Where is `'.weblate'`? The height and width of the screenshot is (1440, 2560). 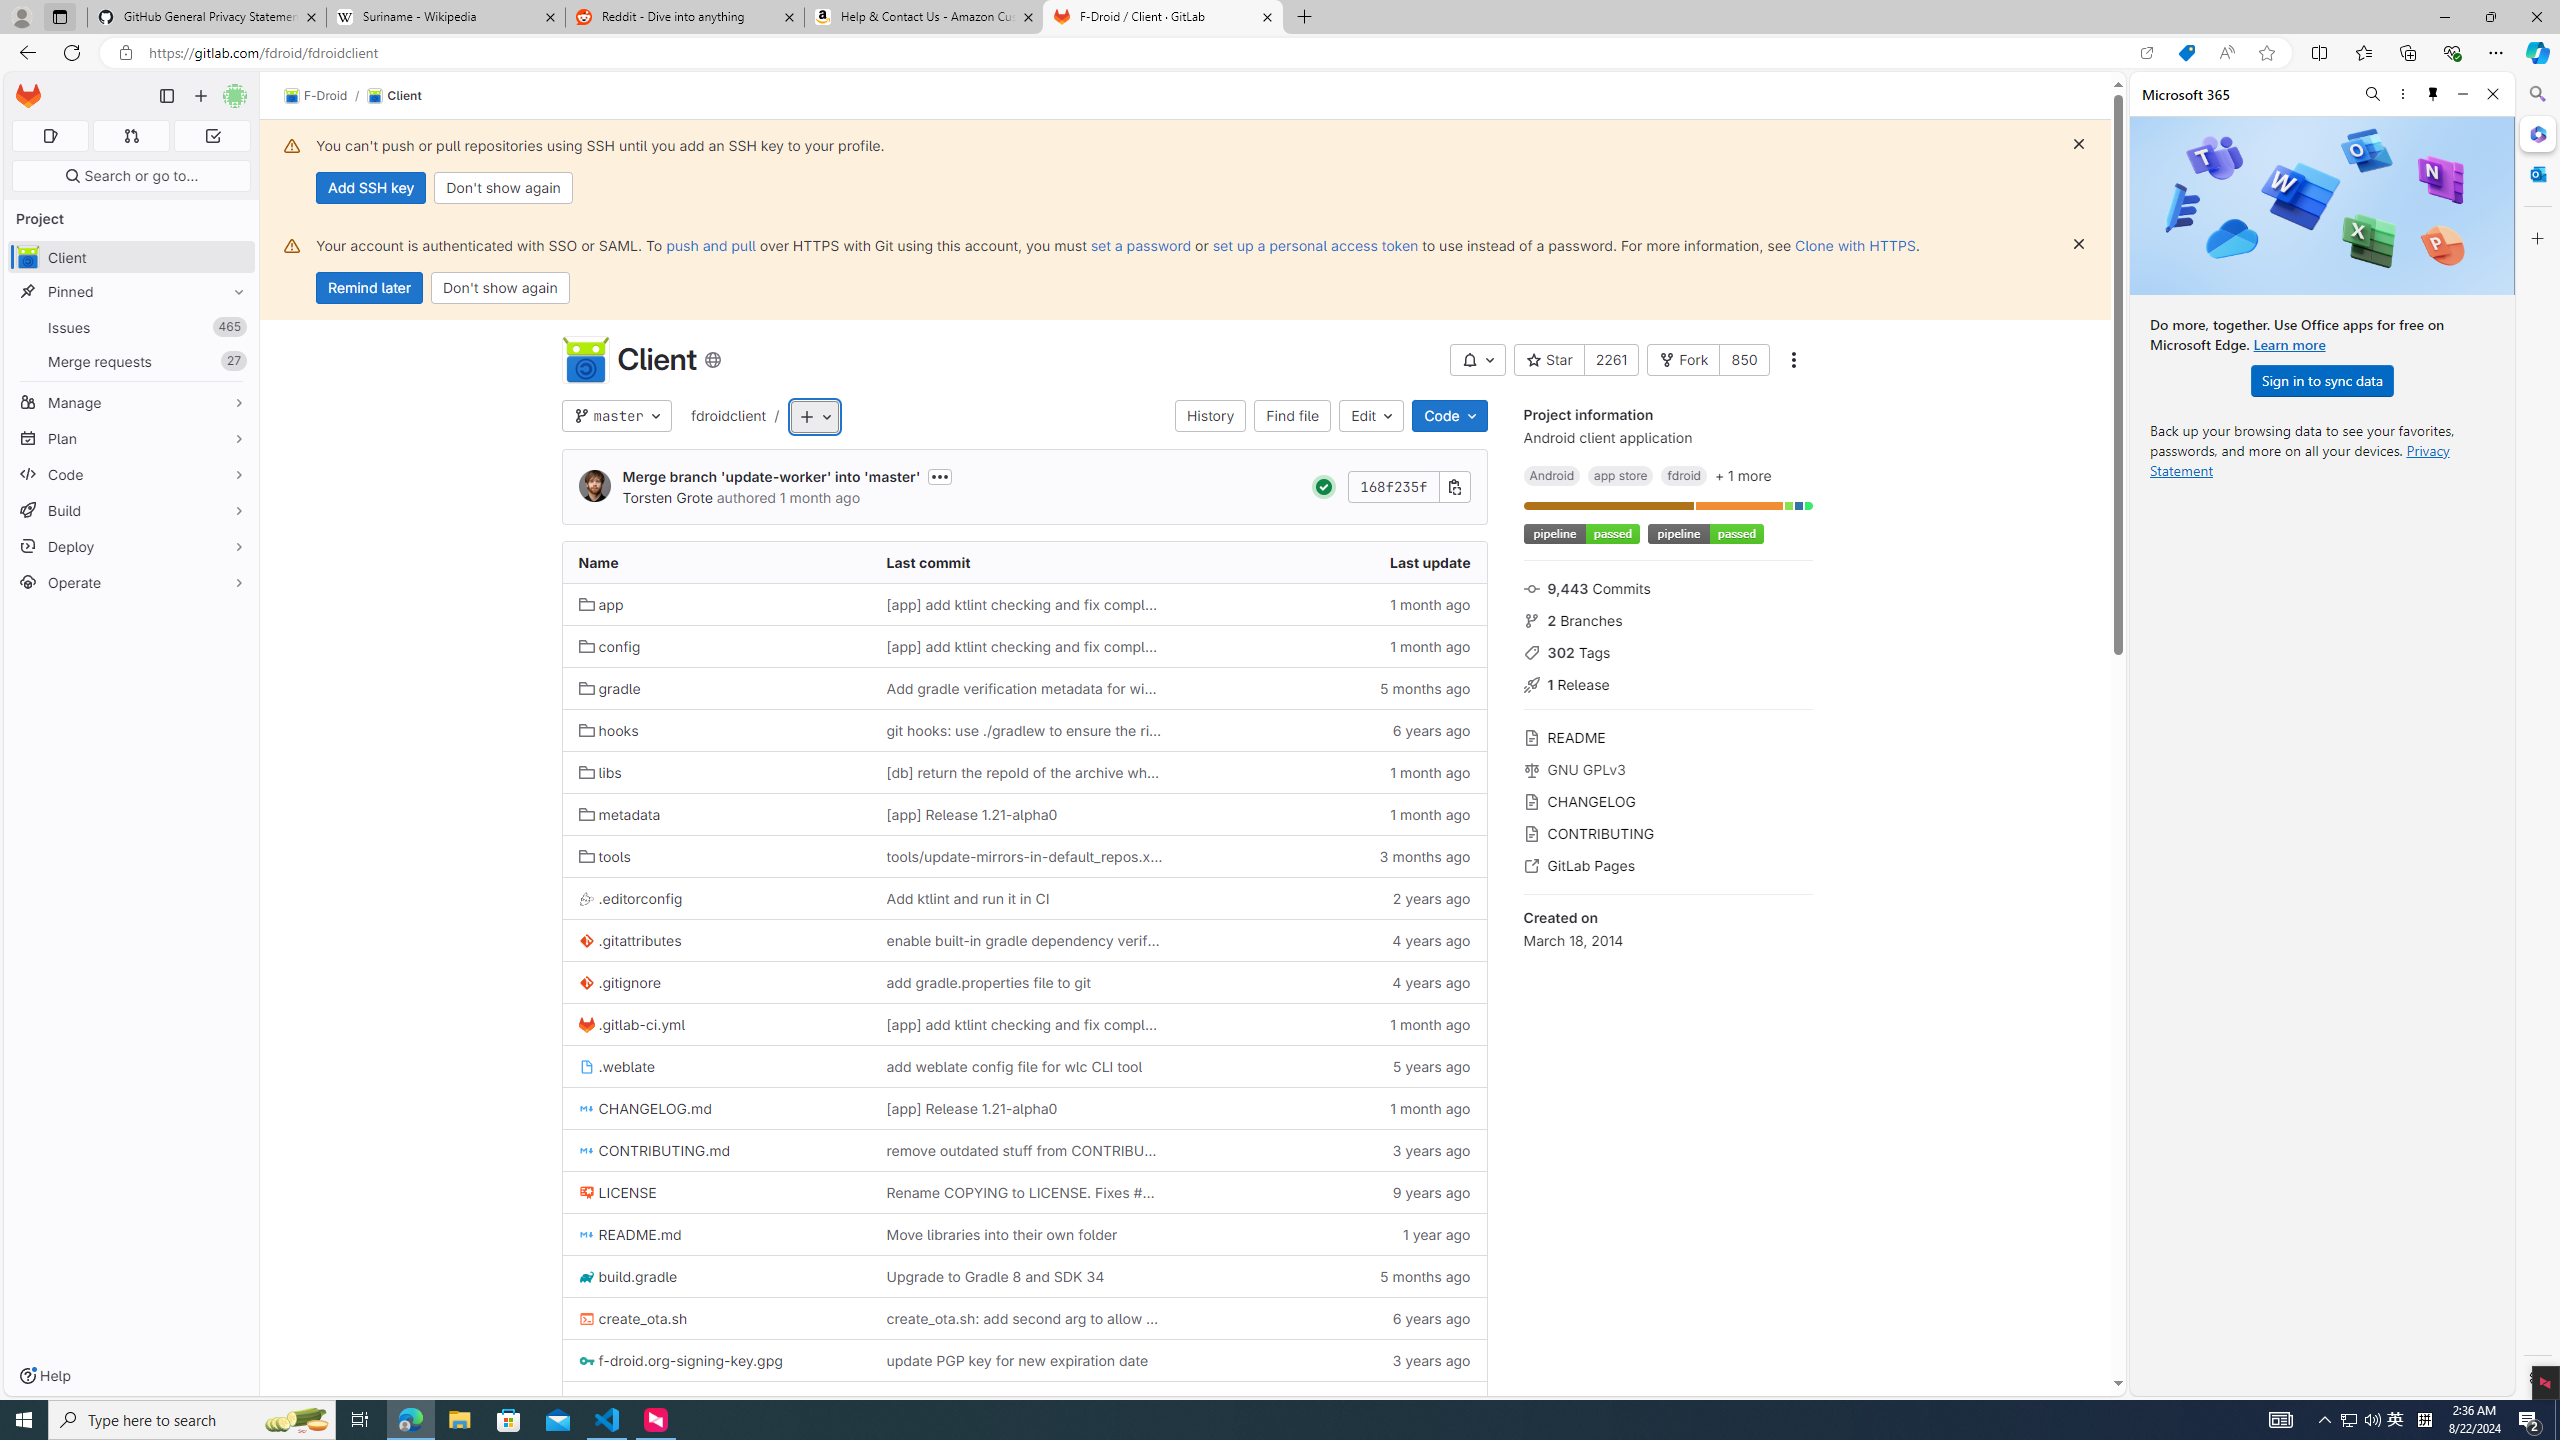
'.weblate' is located at coordinates (615, 1066).